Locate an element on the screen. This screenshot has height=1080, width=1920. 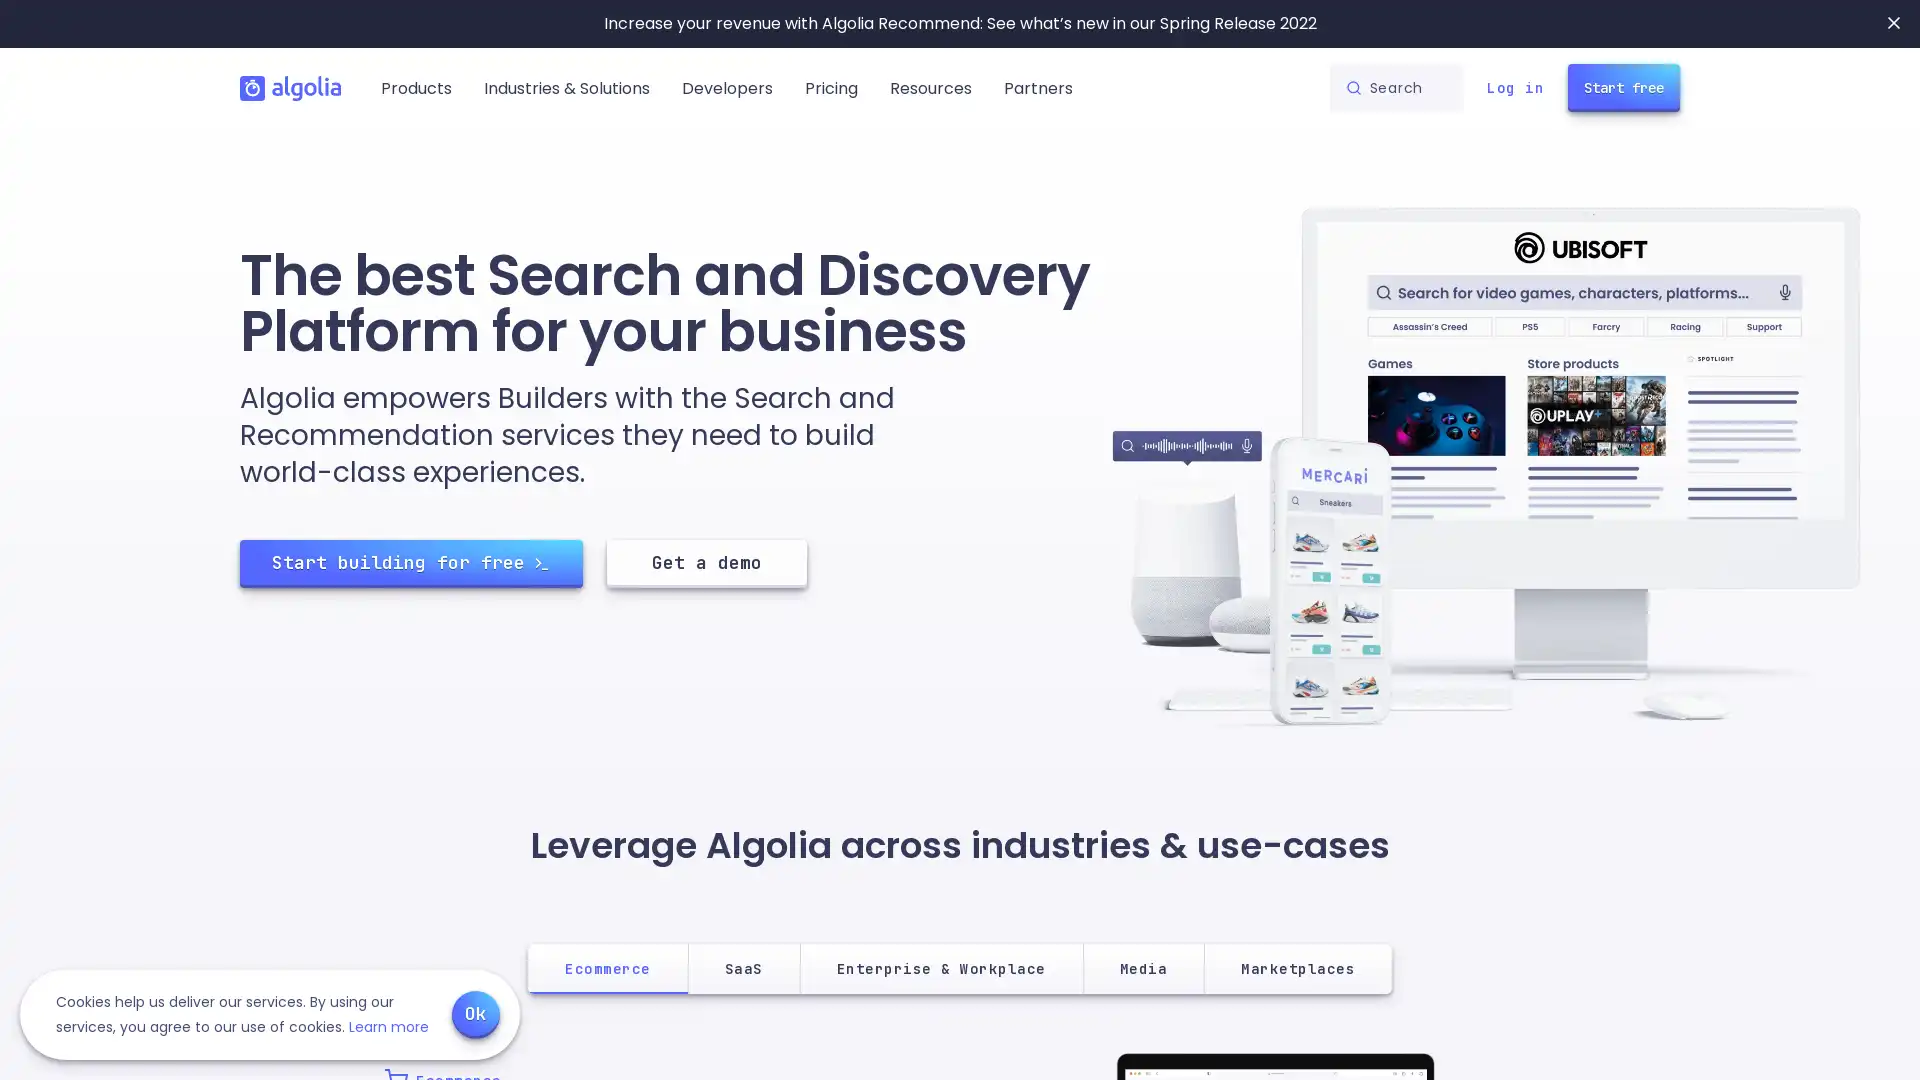
Ok is located at coordinates (474, 1014).